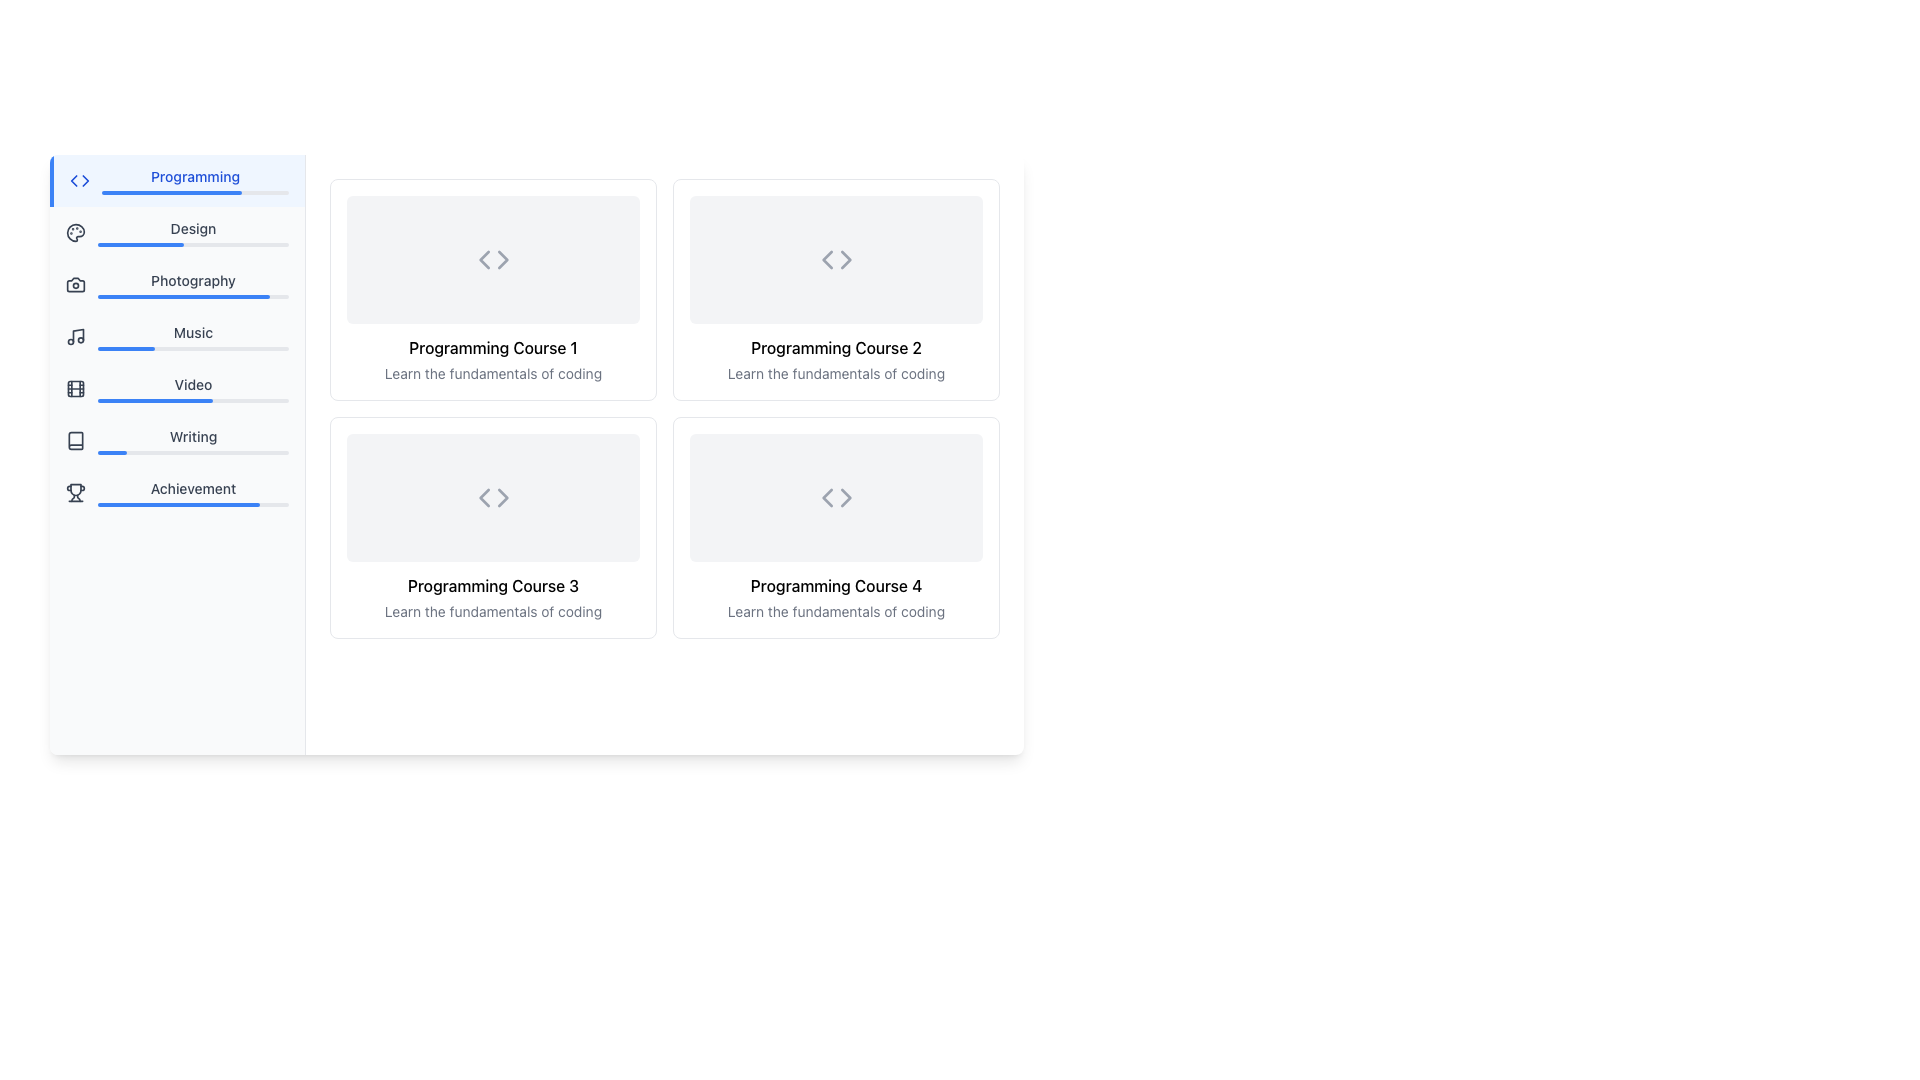 This screenshot has width=1920, height=1080. Describe the element at coordinates (193, 489) in the screenshot. I see `the 'Achievement' navigation label in the sidebar, which is located vertically below the 'Writing' label` at that location.